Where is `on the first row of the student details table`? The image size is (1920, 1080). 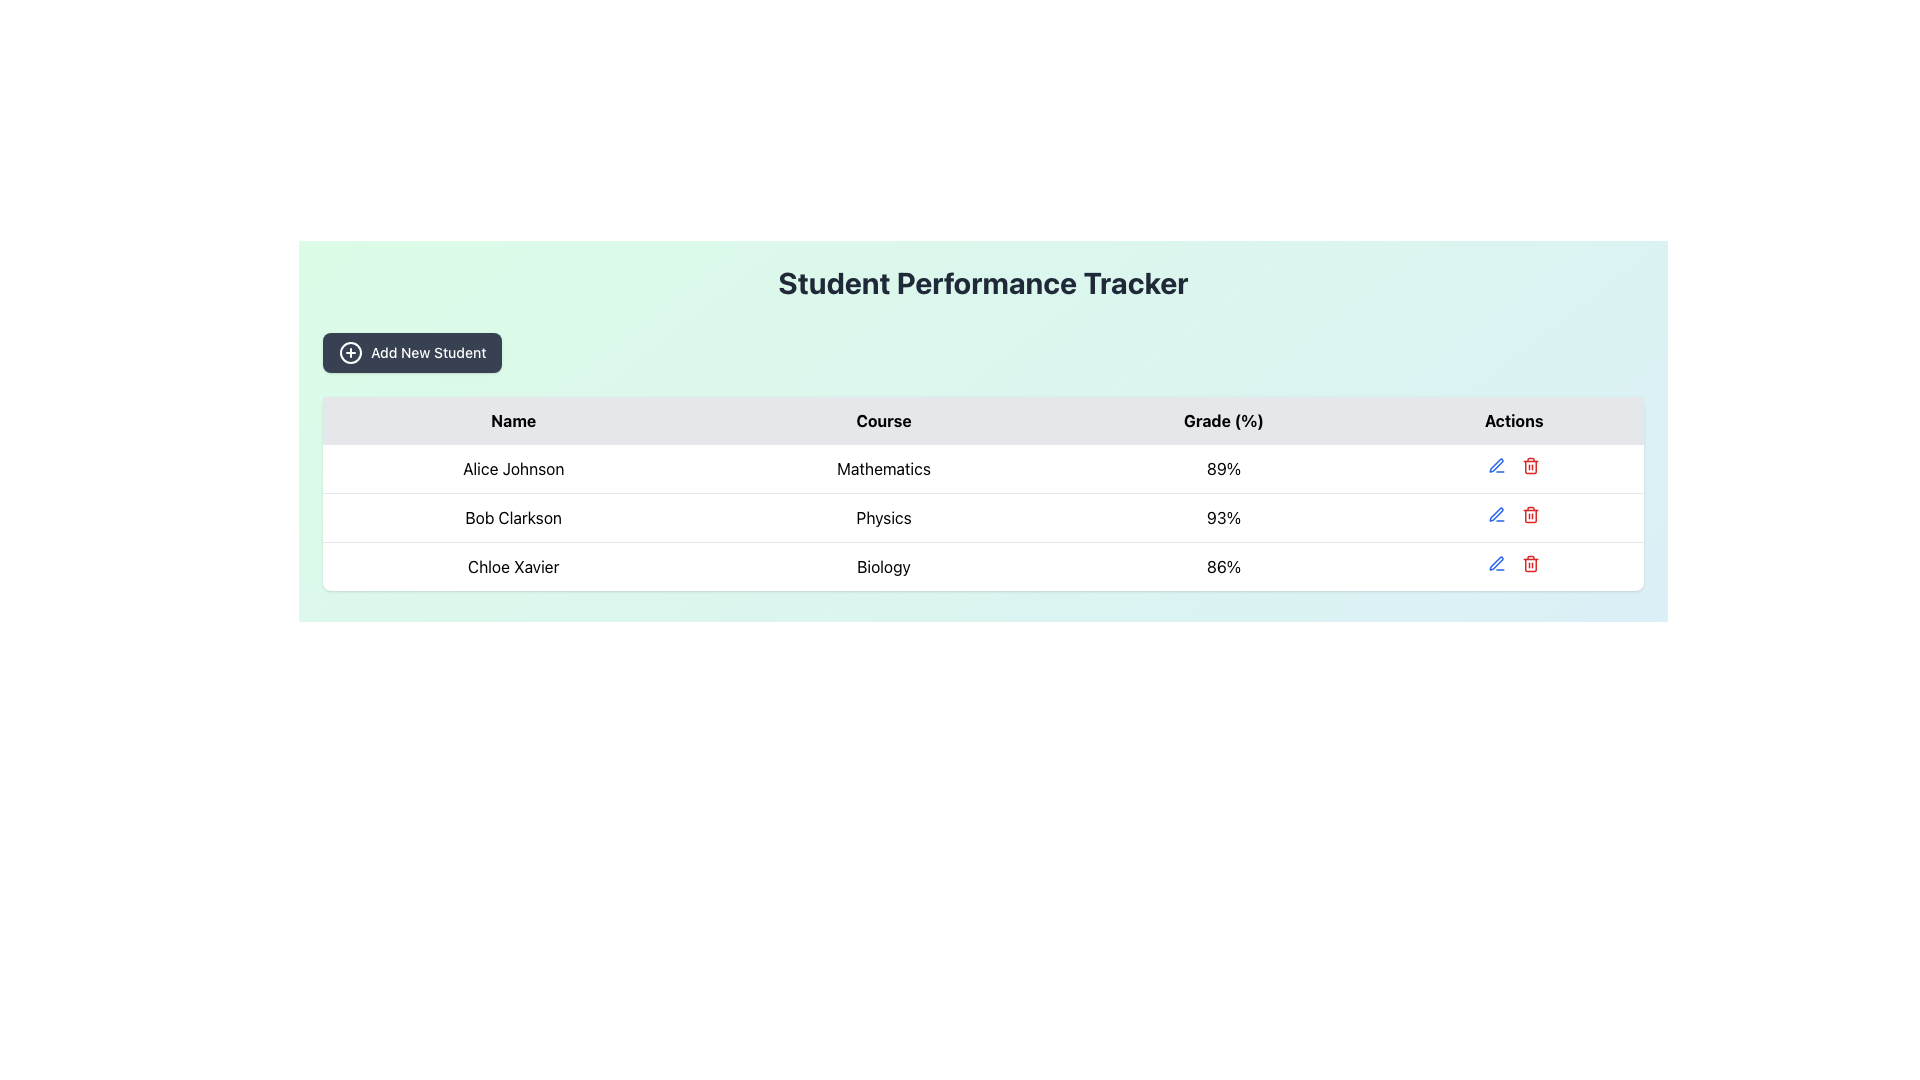
on the first row of the student details table is located at coordinates (983, 469).